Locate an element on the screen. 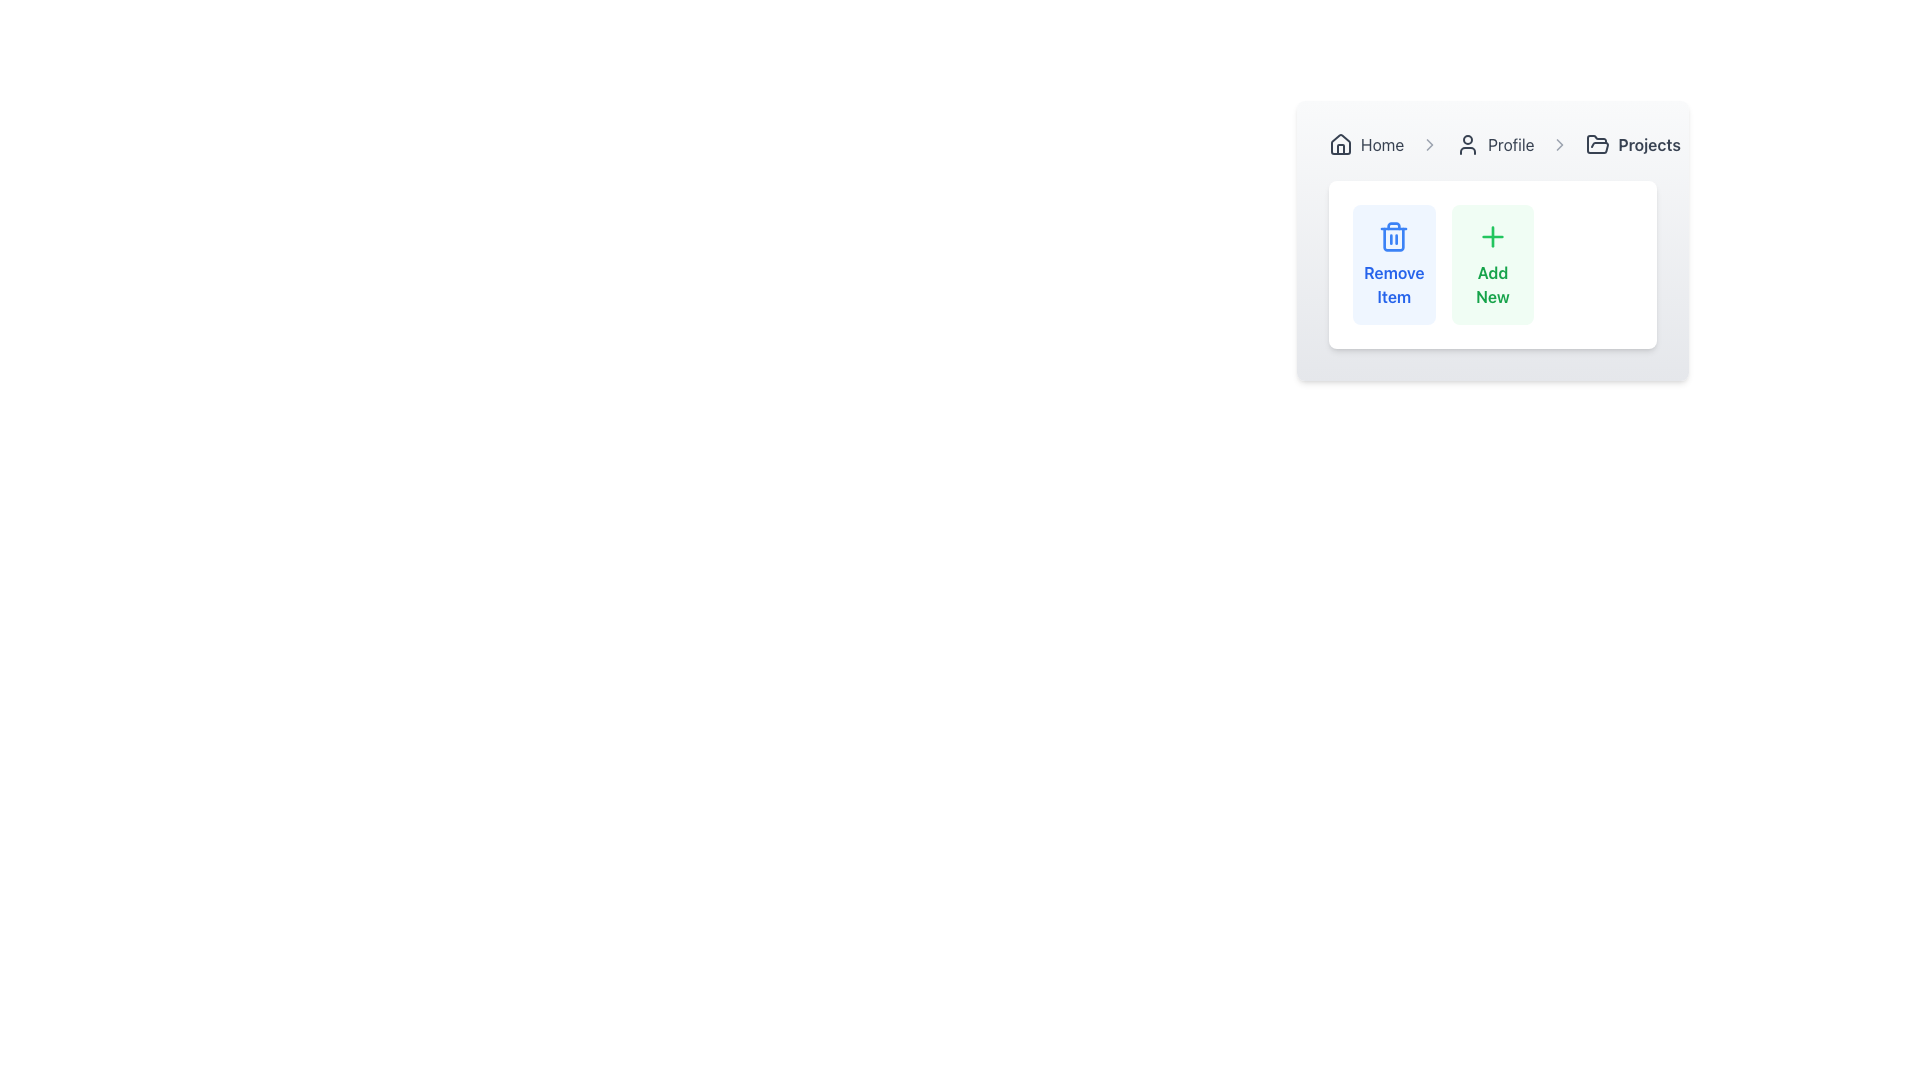 The width and height of the screenshot is (1920, 1080). the trash can icon located within the 'Remove Item' card is located at coordinates (1393, 235).